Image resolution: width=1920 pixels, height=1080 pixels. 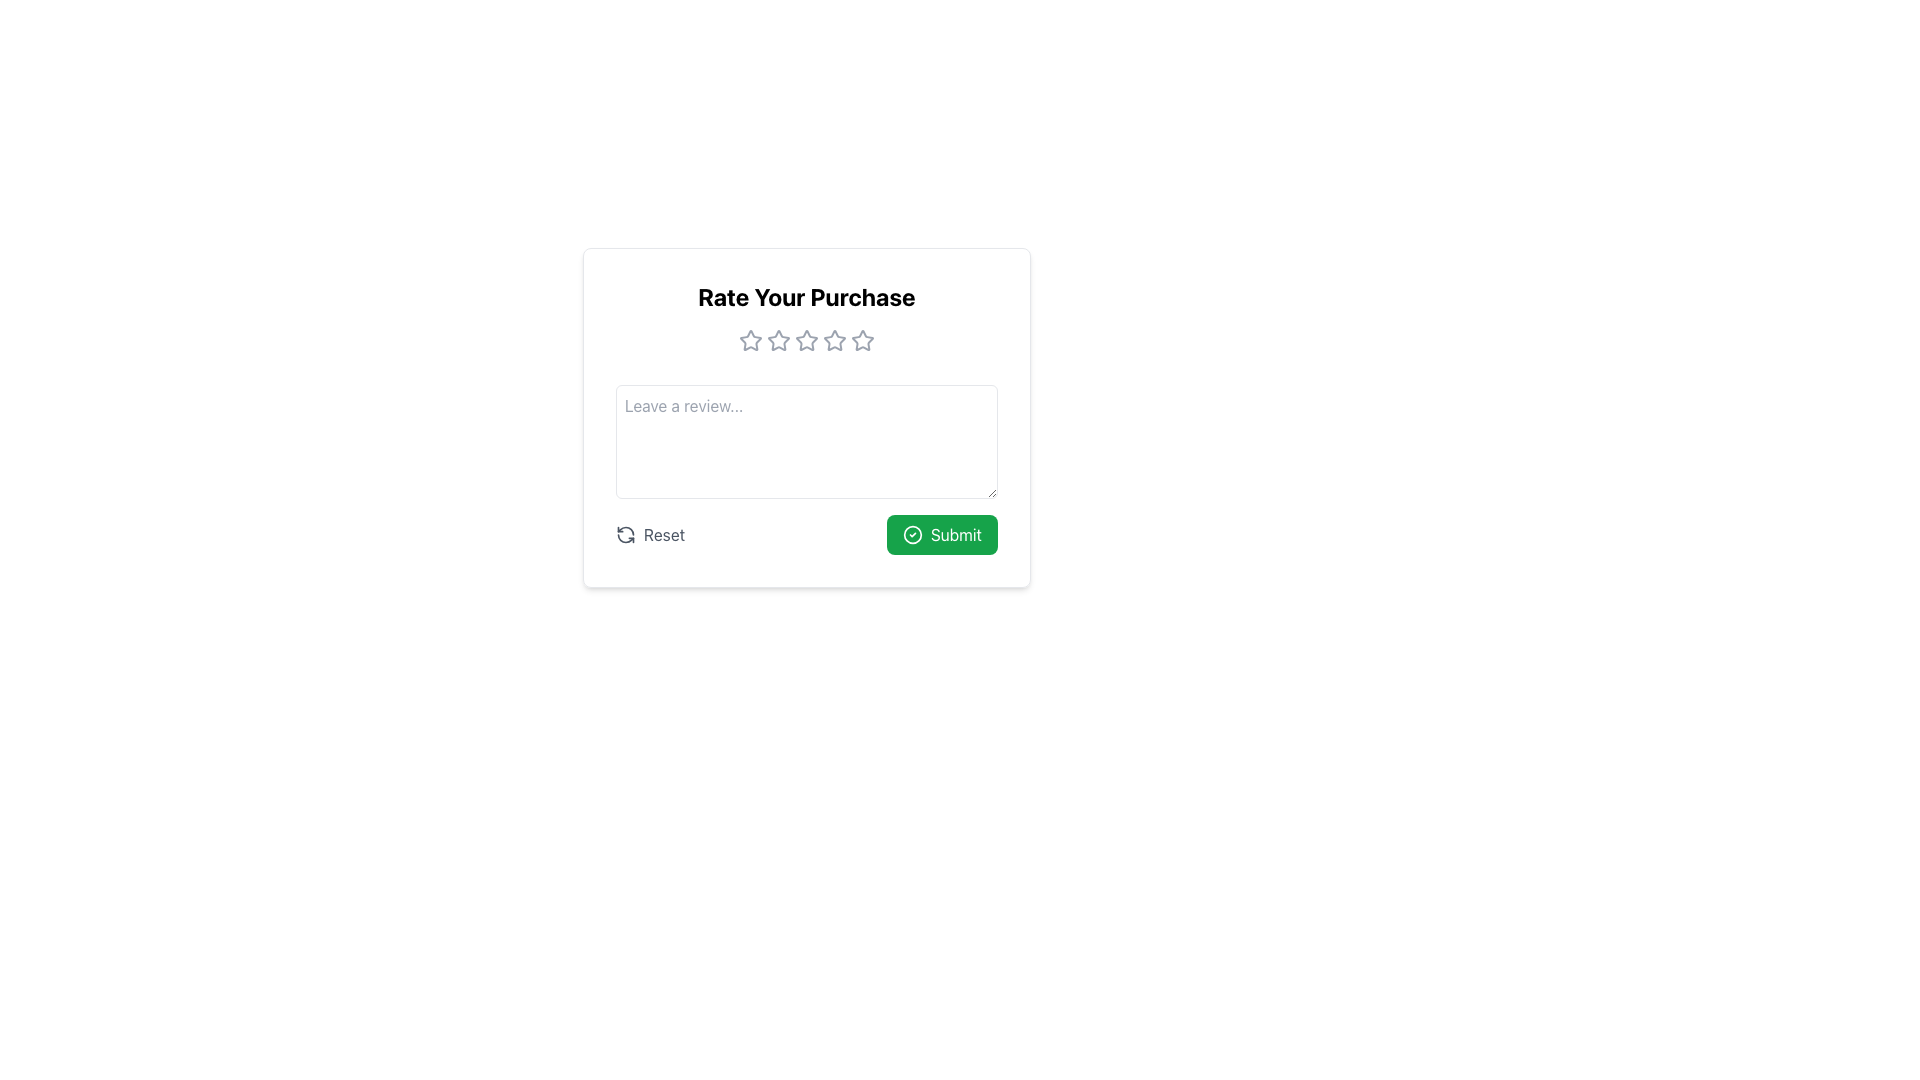 What do you see at coordinates (664, 534) in the screenshot?
I see `the 'Reset' text label, which is styled in gray and positioned to the right of a refresh icon` at bounding box center [664, 534].